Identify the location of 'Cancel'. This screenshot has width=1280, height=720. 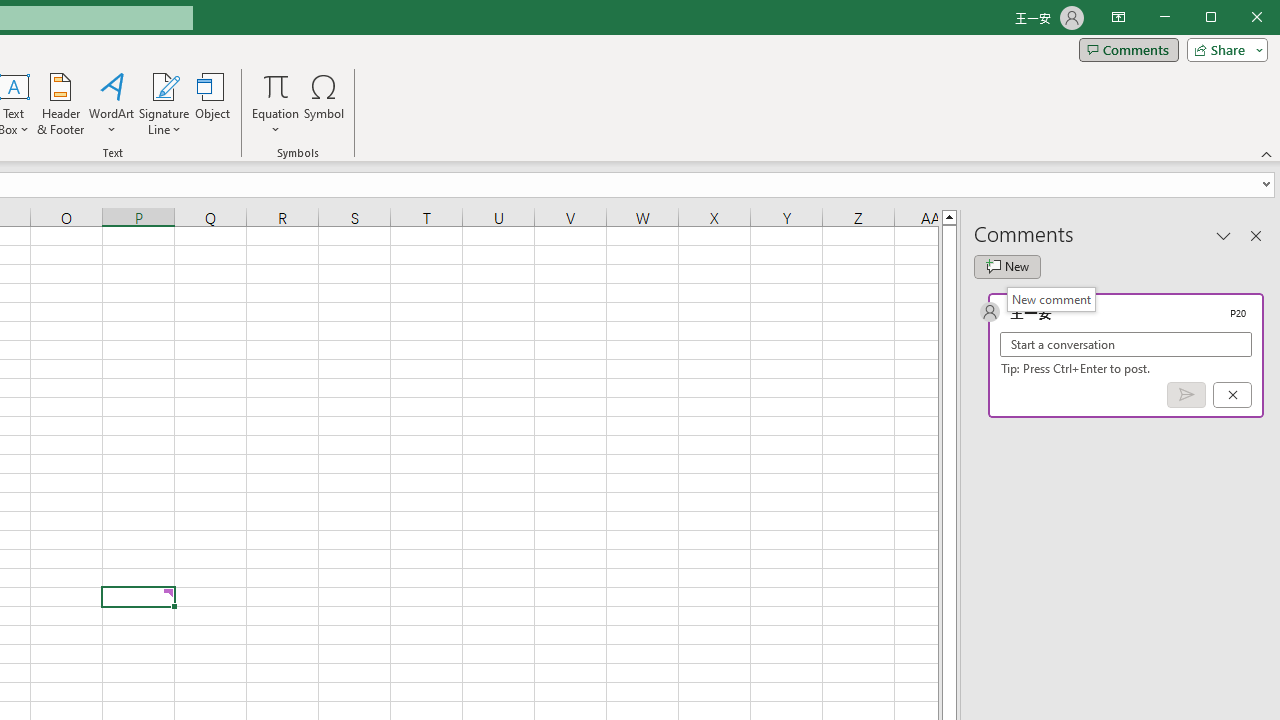
(1231, 395).